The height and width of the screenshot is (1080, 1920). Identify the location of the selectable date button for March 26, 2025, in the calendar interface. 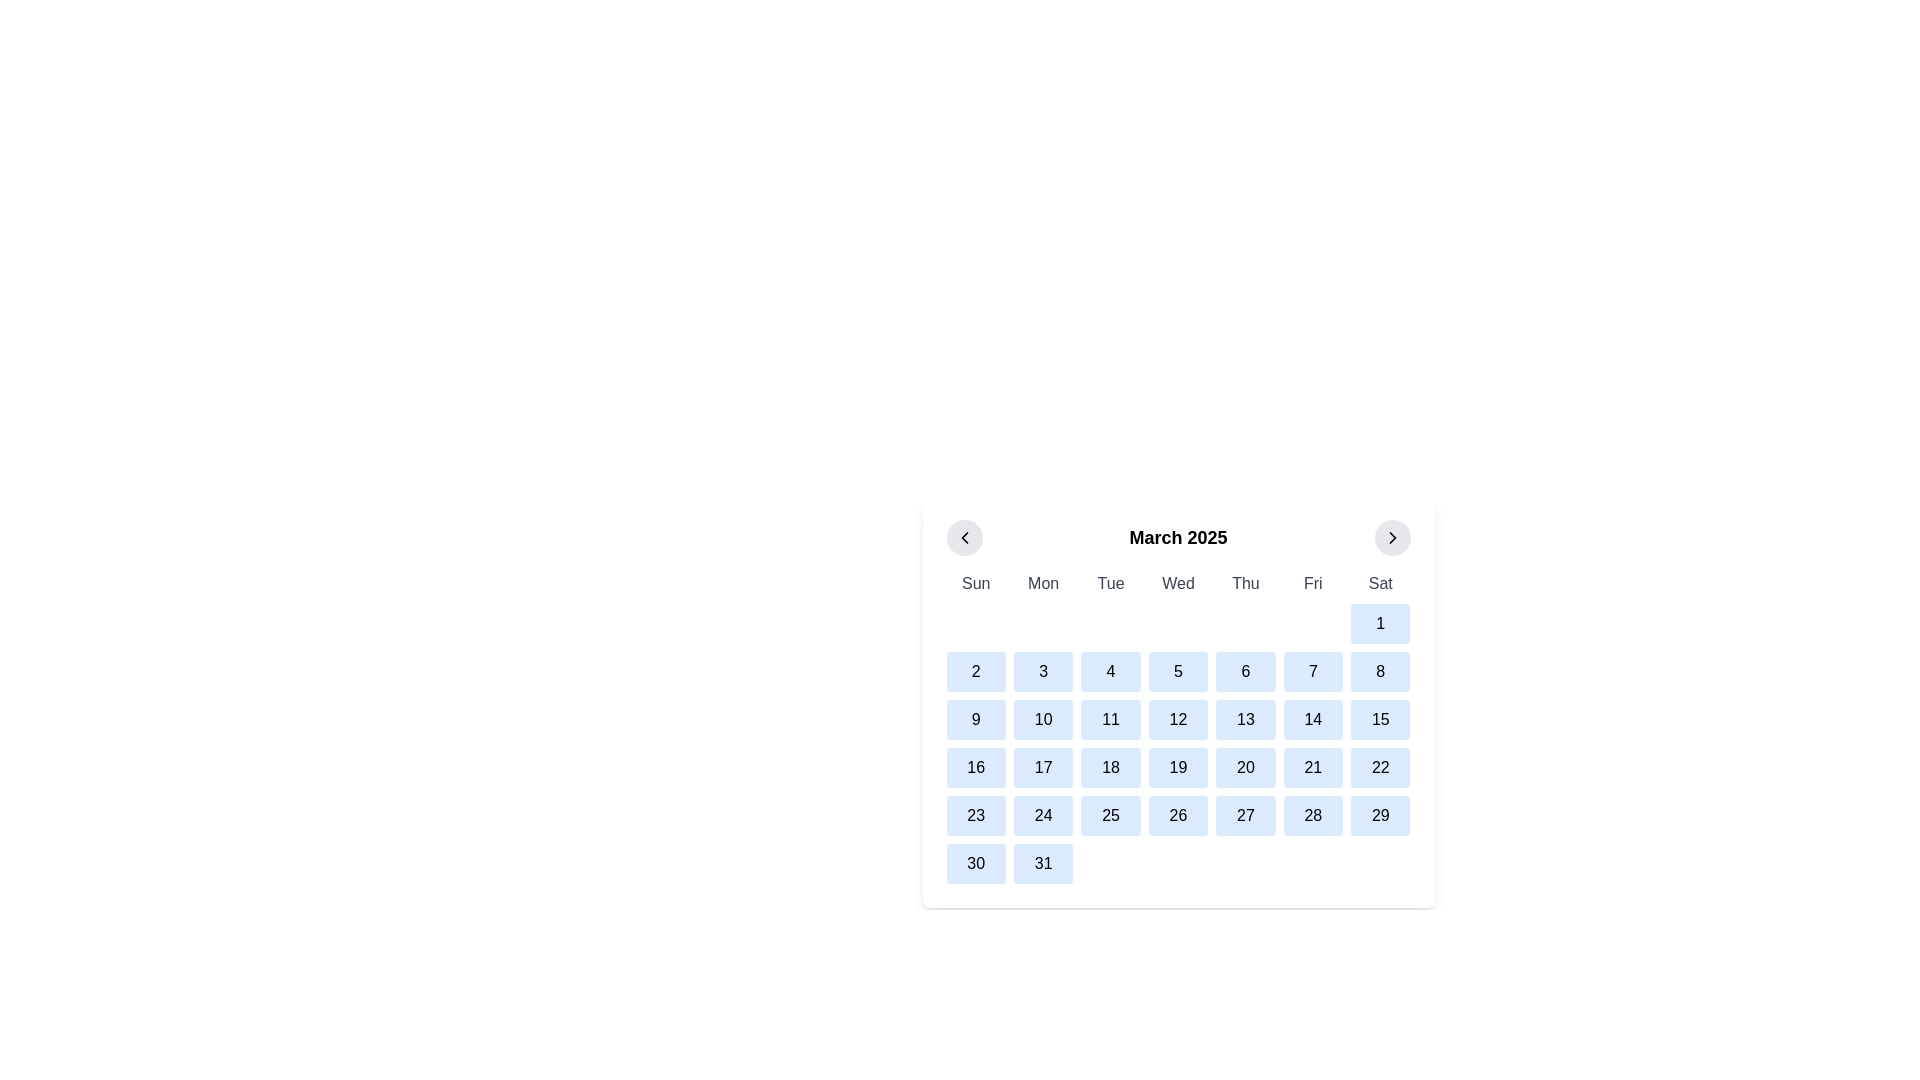
(1178, 816).